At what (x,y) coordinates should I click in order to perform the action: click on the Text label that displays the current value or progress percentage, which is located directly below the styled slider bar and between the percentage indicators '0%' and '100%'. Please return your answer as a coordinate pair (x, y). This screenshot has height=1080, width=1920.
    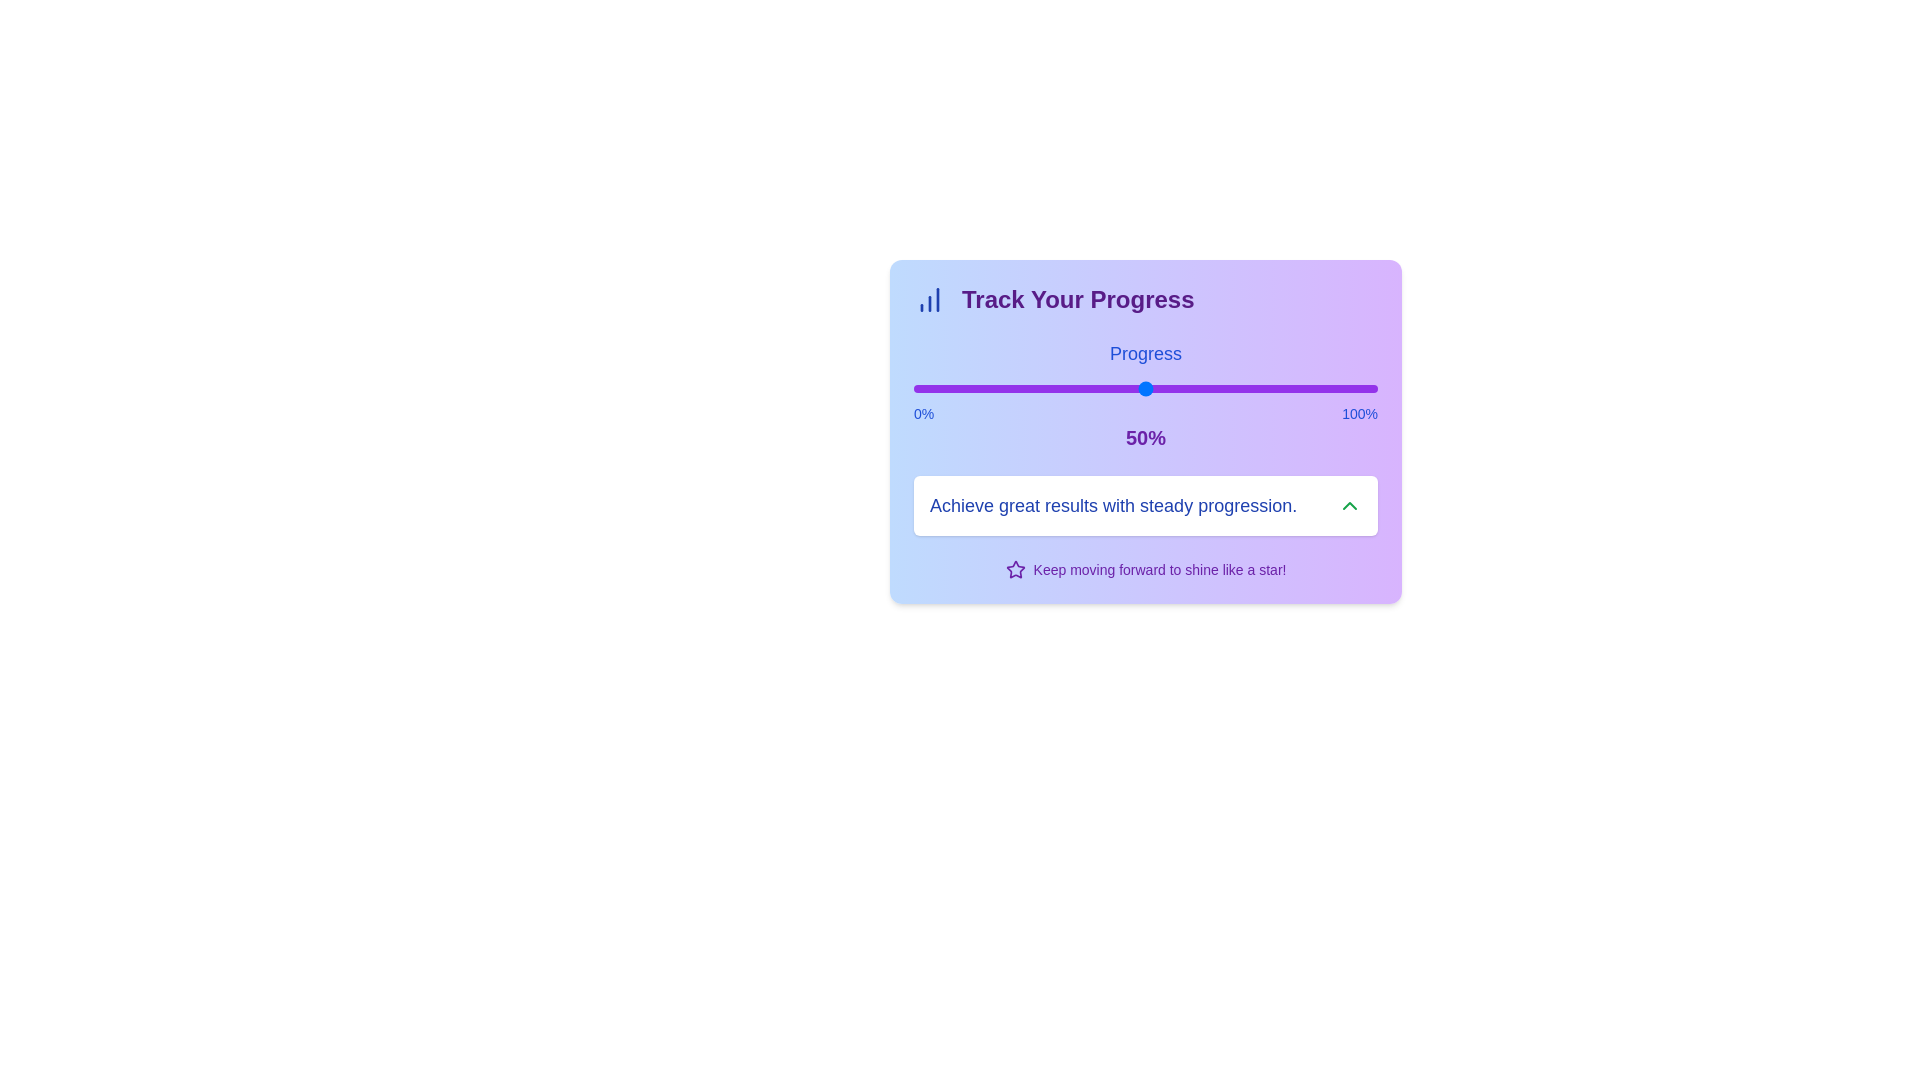
    Looking at the image, I should click on (1146, 437).